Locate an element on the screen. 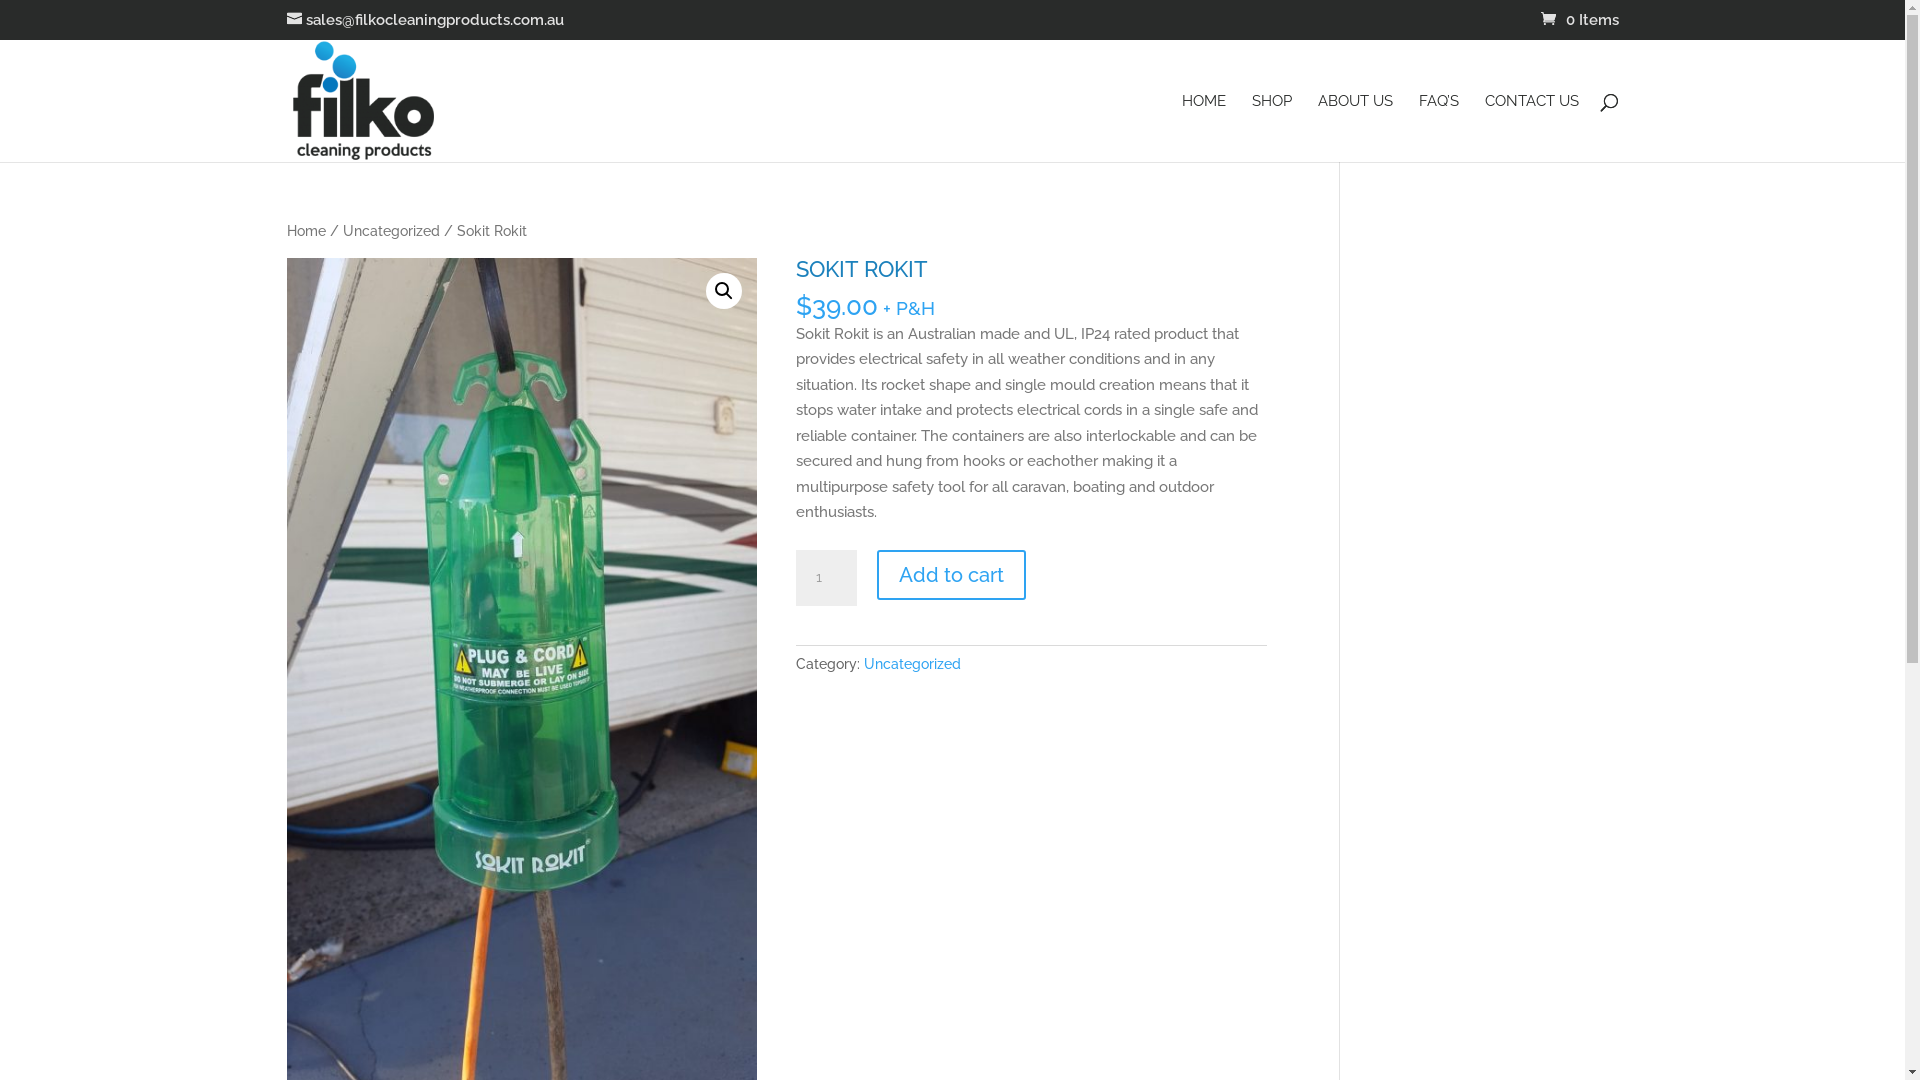 This screenshot has height=1080, width=1920. 'SHOP' is located at coordinates (1271, 127).